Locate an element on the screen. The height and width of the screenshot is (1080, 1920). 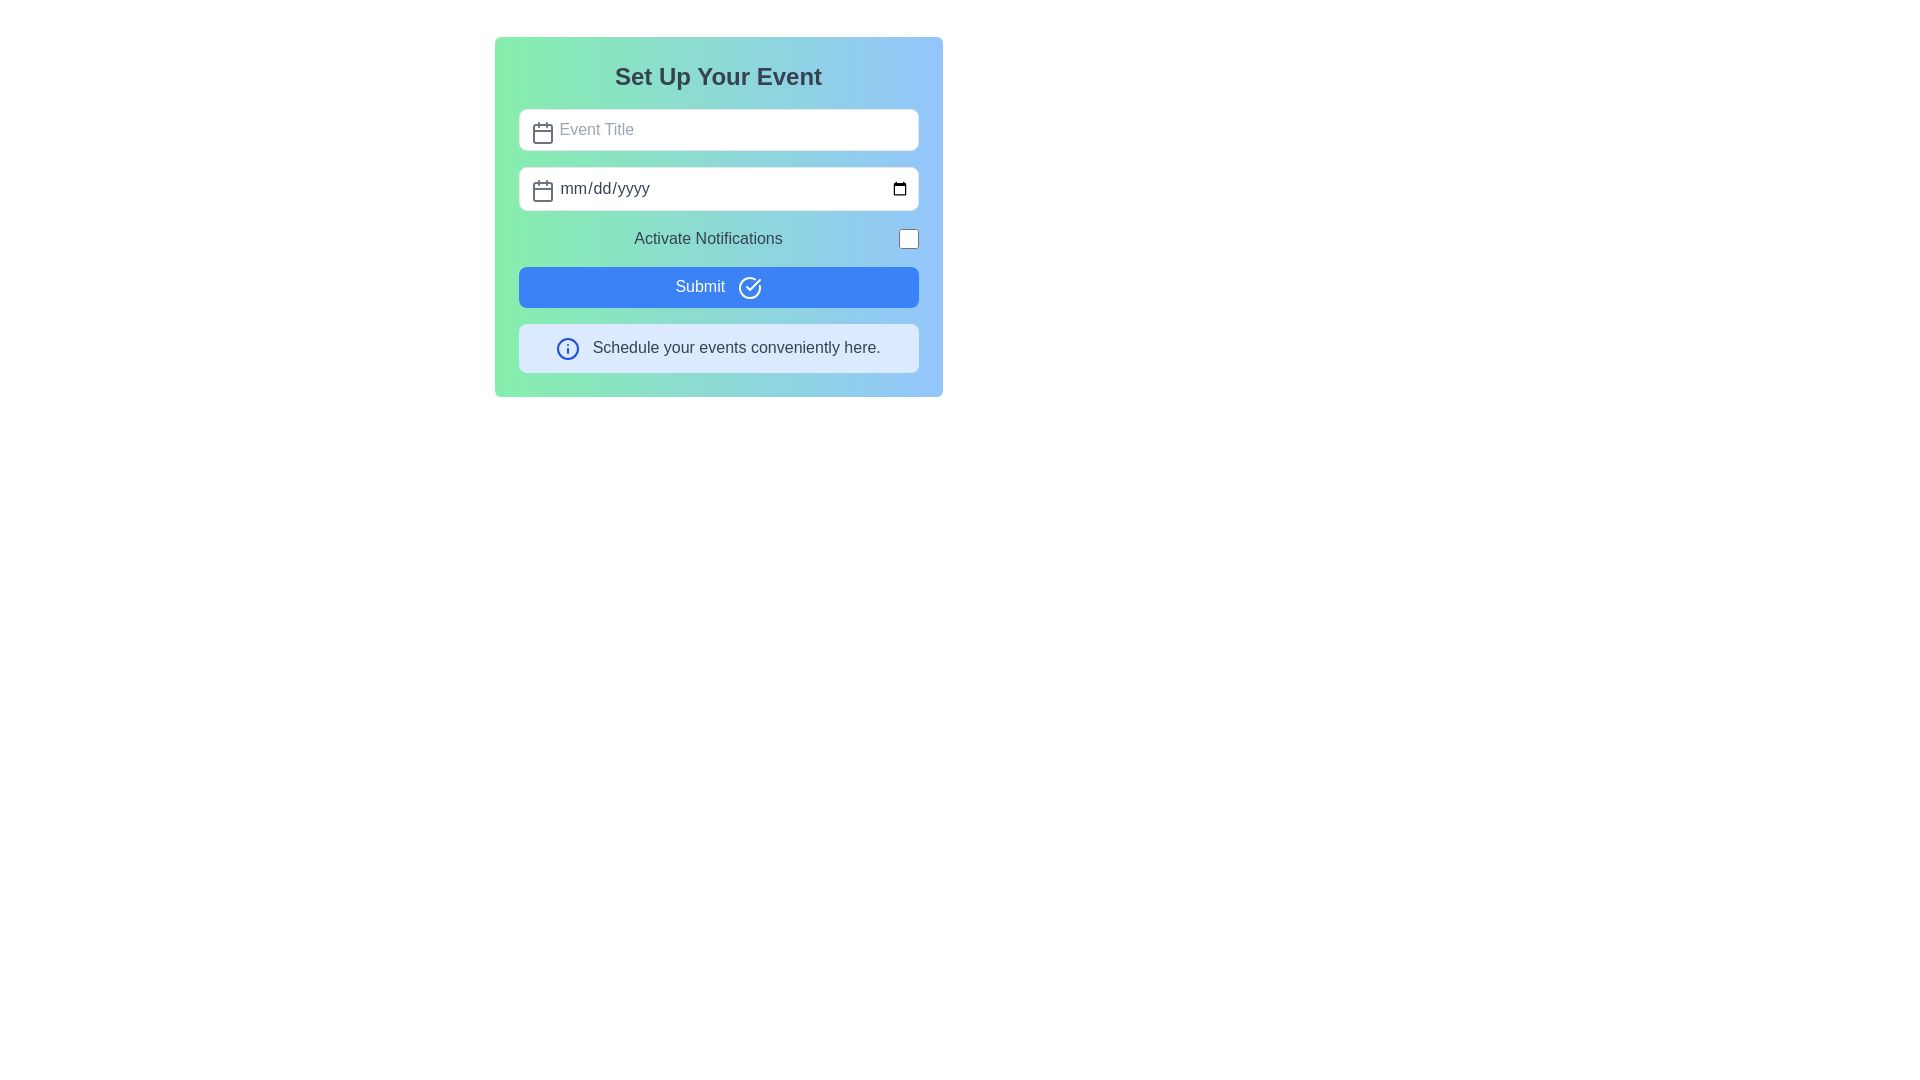
the calendar icon located to the left inside the input box labeled 'mm/dd/yyyy' is located at coordinates (542, 191).